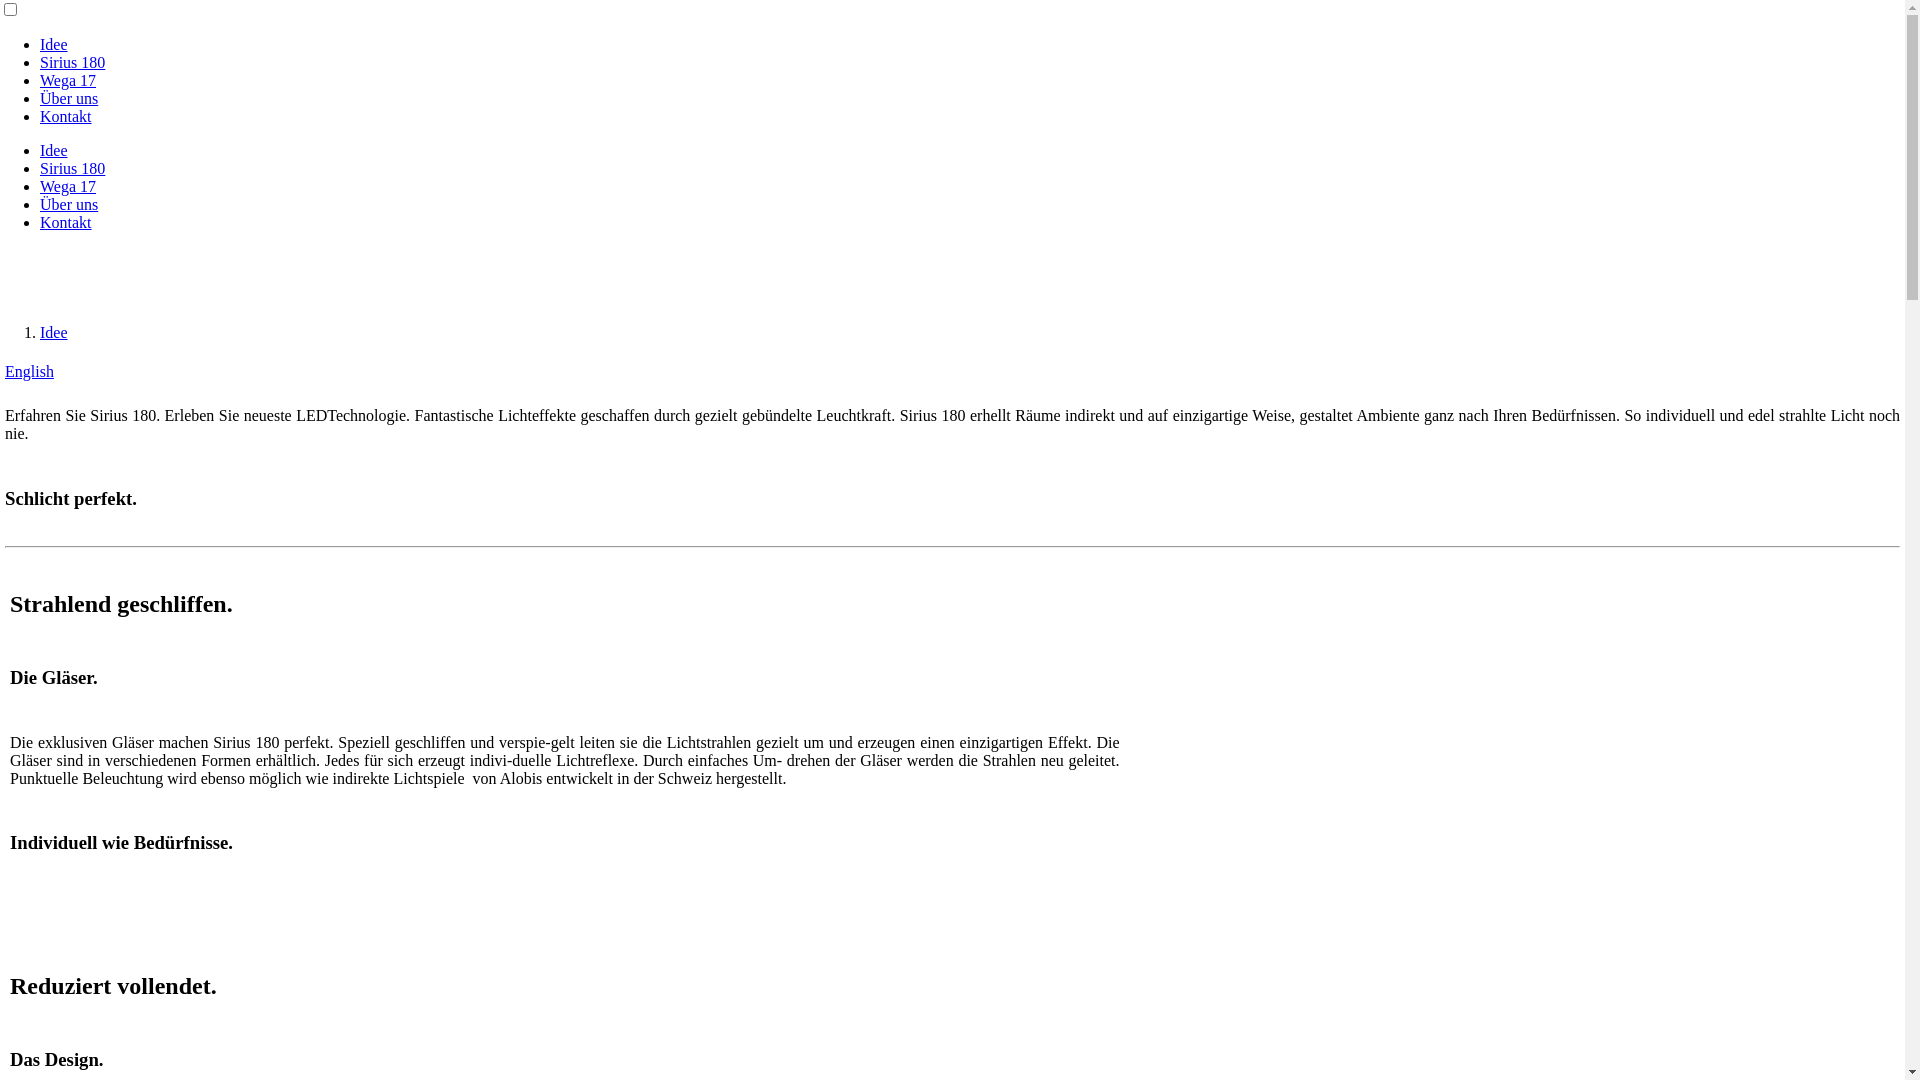 The width and height of the screenshot is (1920, 1080). Describe the element at coordinates (39, 331) in the screenshot. I see `'Idee'` at that location.